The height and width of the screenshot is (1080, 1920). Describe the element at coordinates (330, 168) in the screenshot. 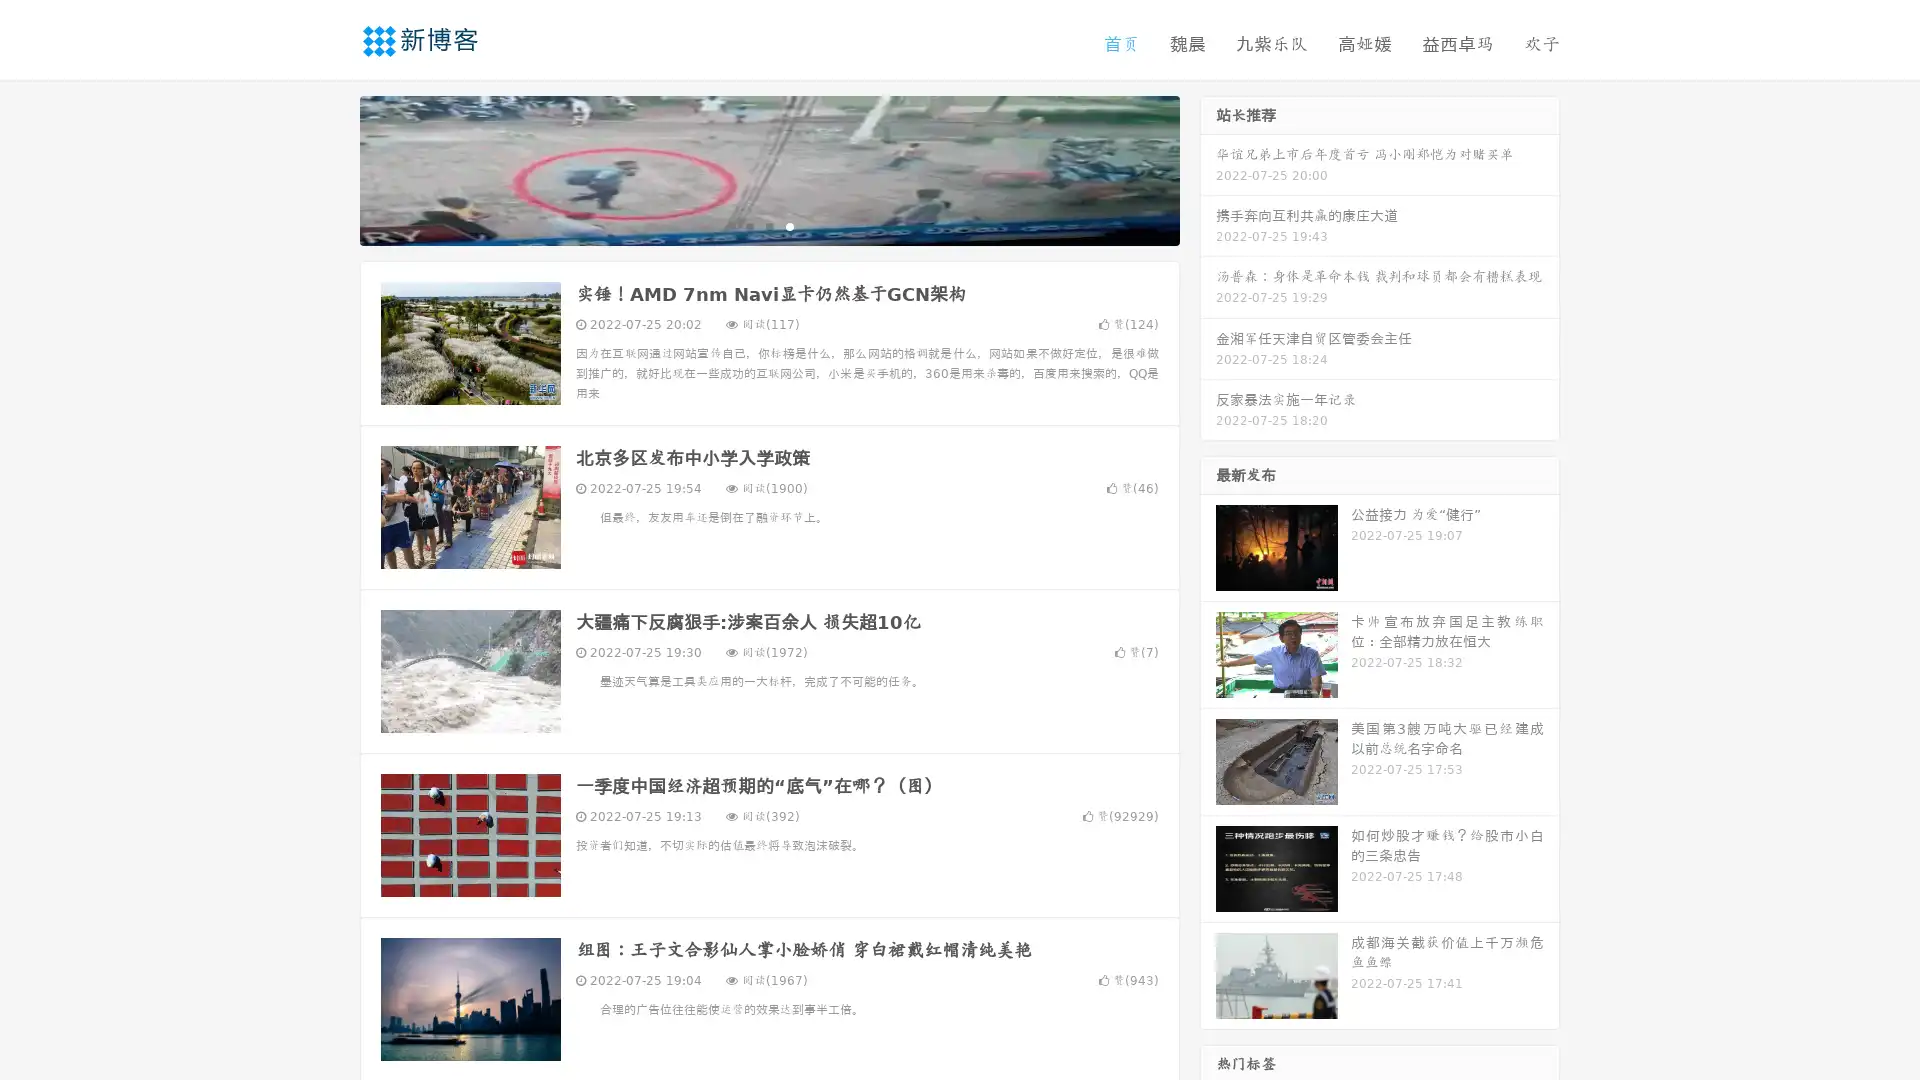

I see `Previous slide` at that location.